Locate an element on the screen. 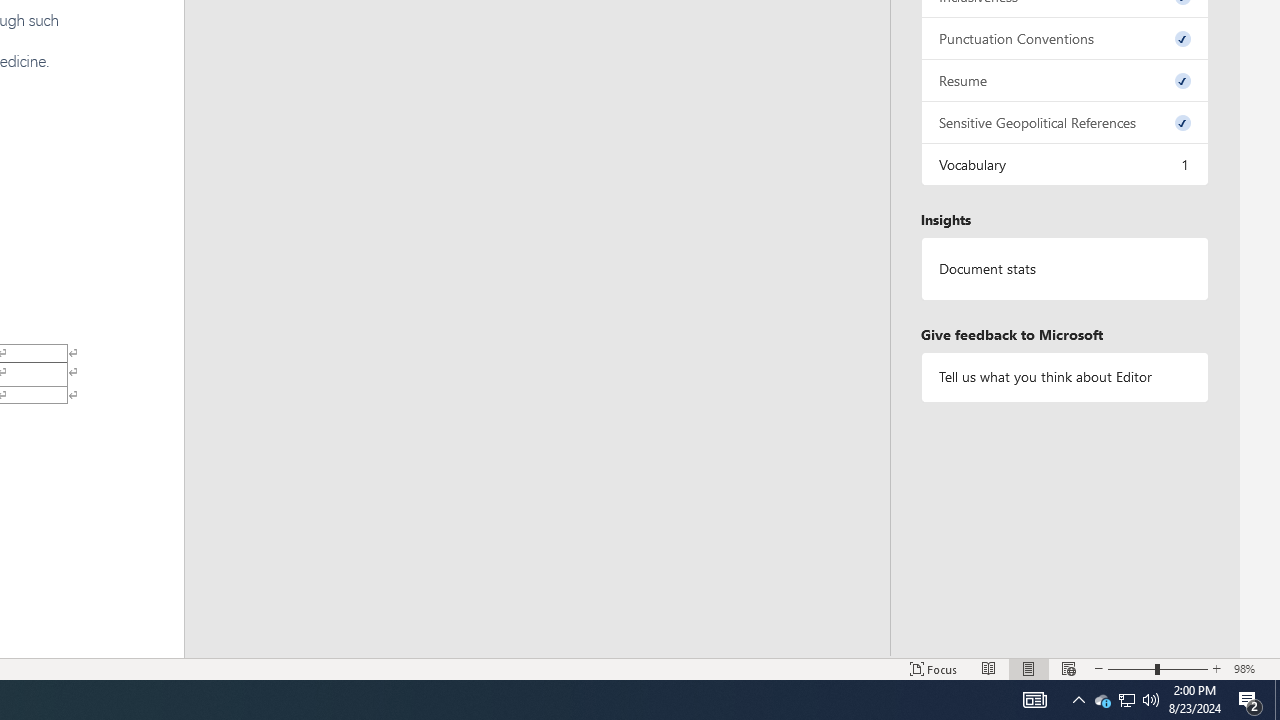  'Vocabulary, 1 issue. Press space or enter to review items.' is located at coordinates (1063, 163).